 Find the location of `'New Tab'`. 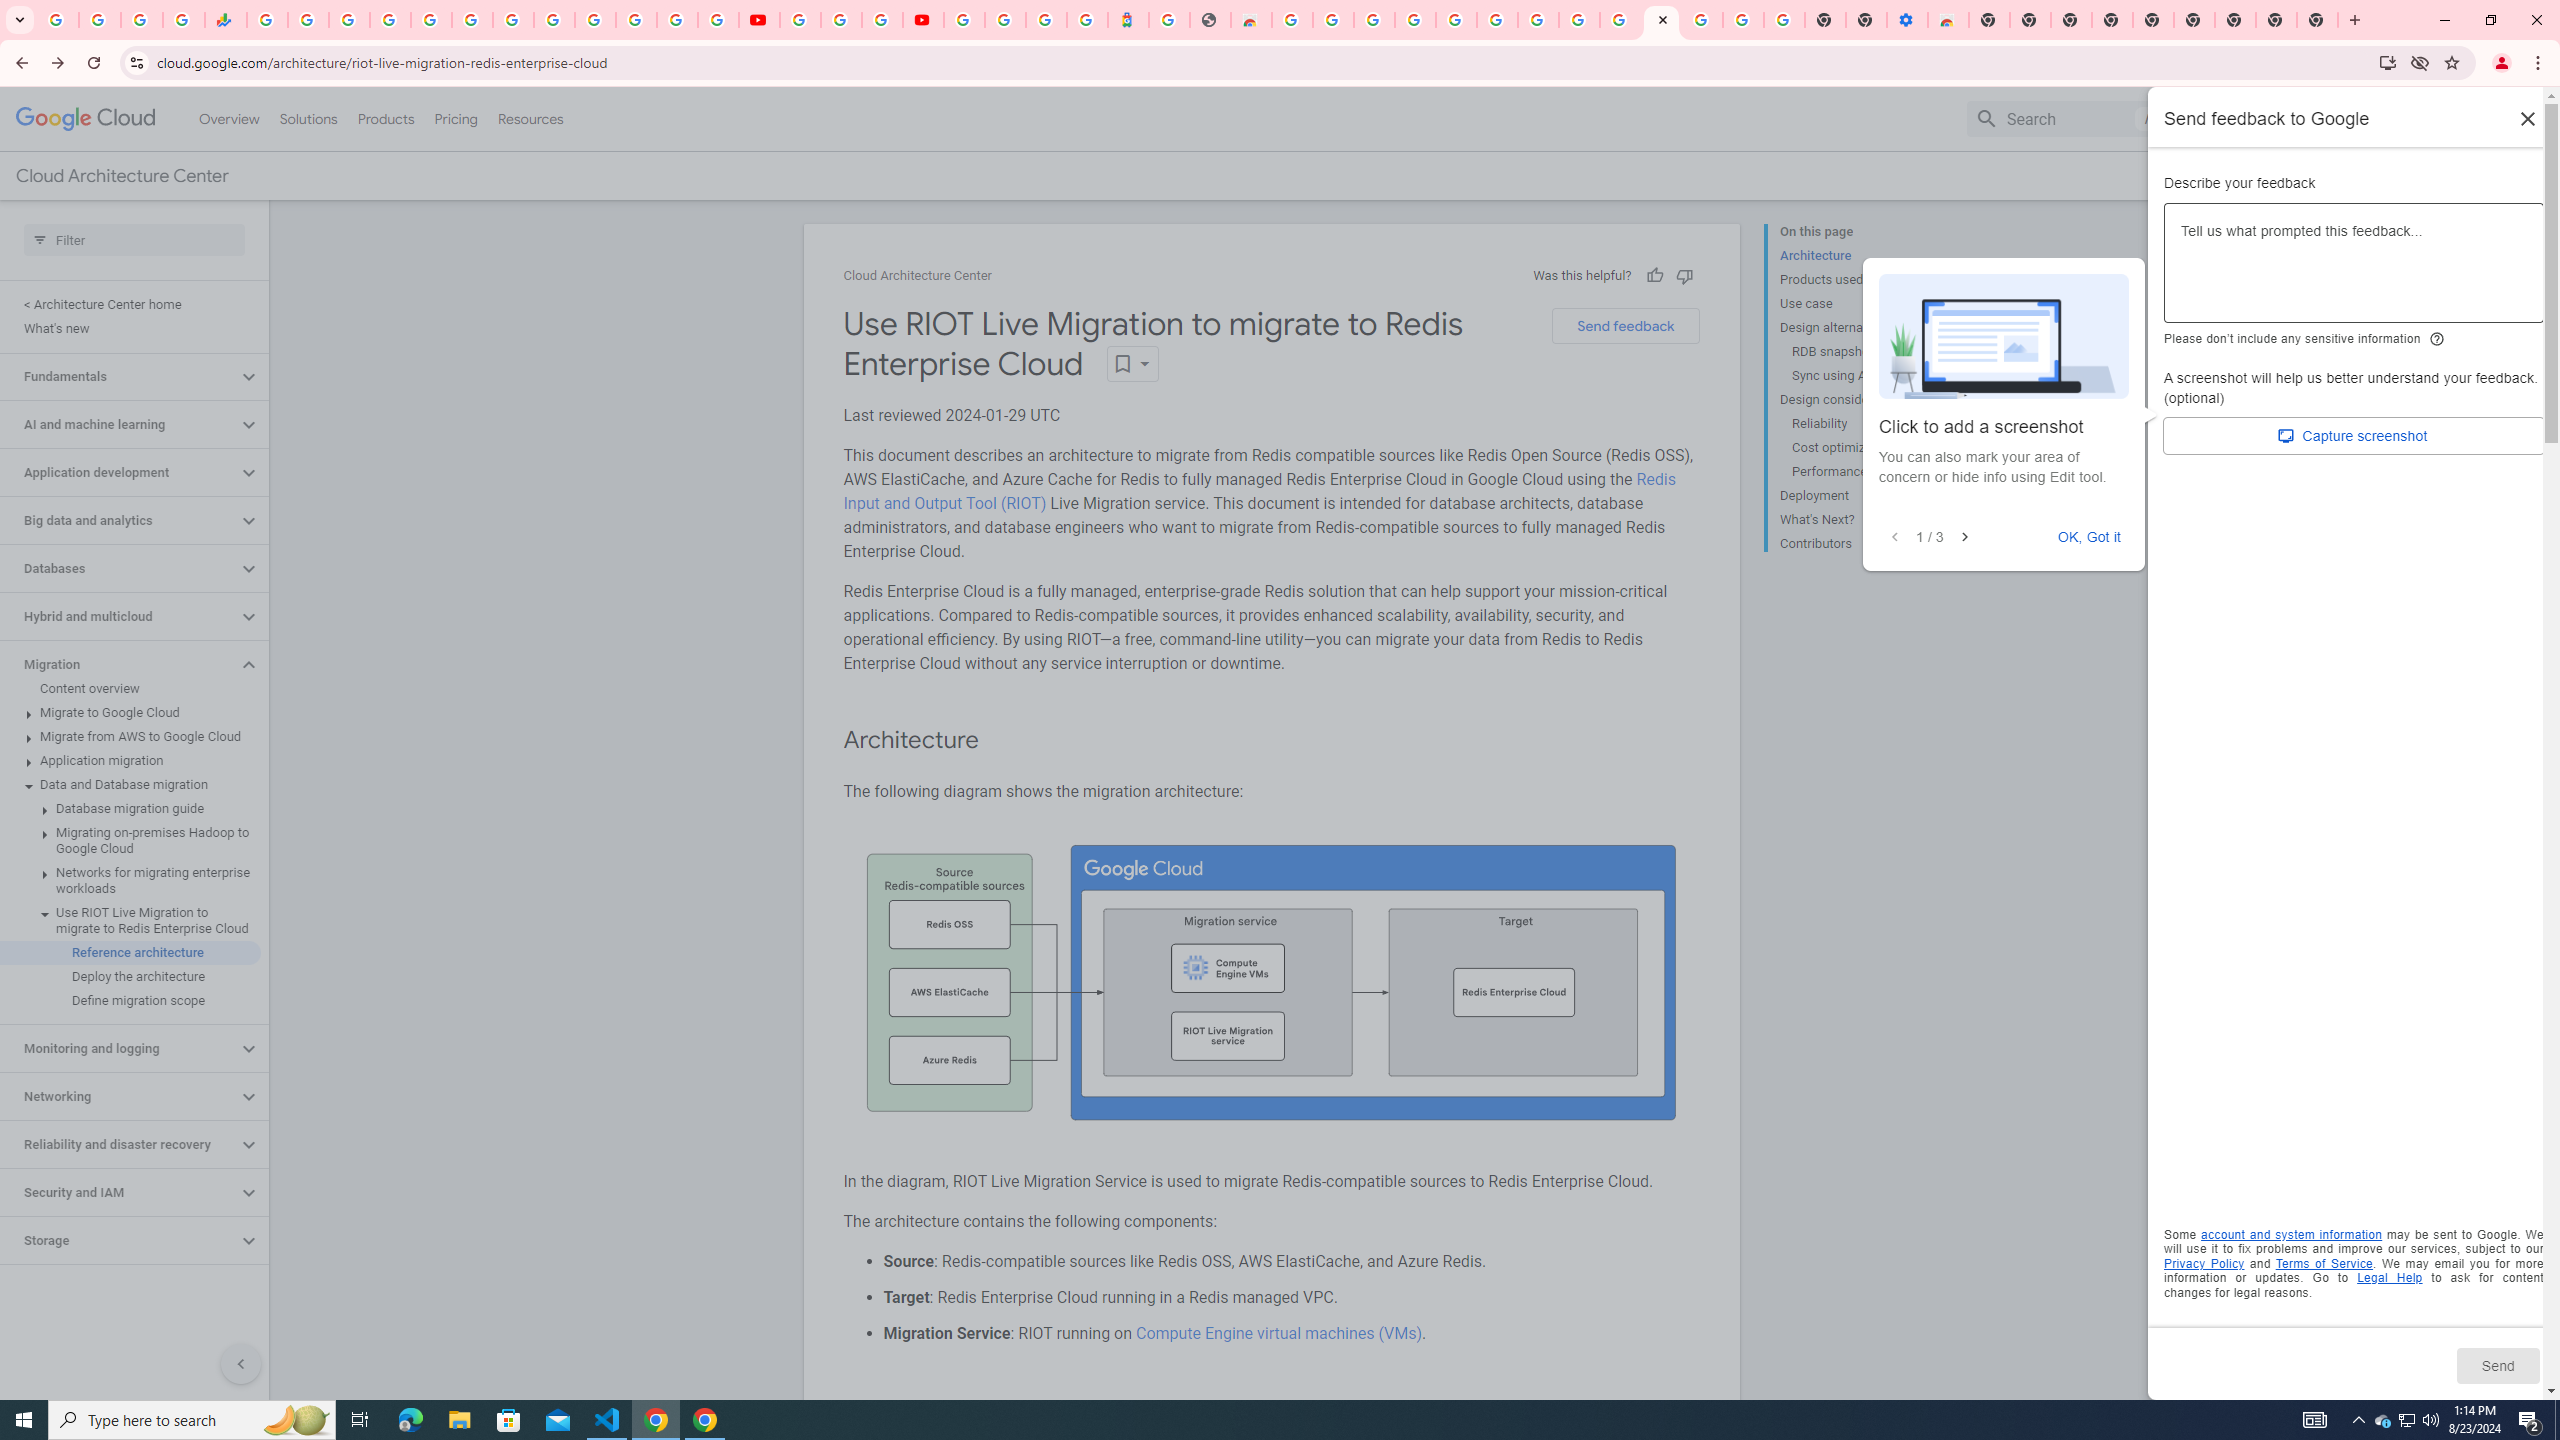

'New Tab' is located at coordinates (2318, 19).